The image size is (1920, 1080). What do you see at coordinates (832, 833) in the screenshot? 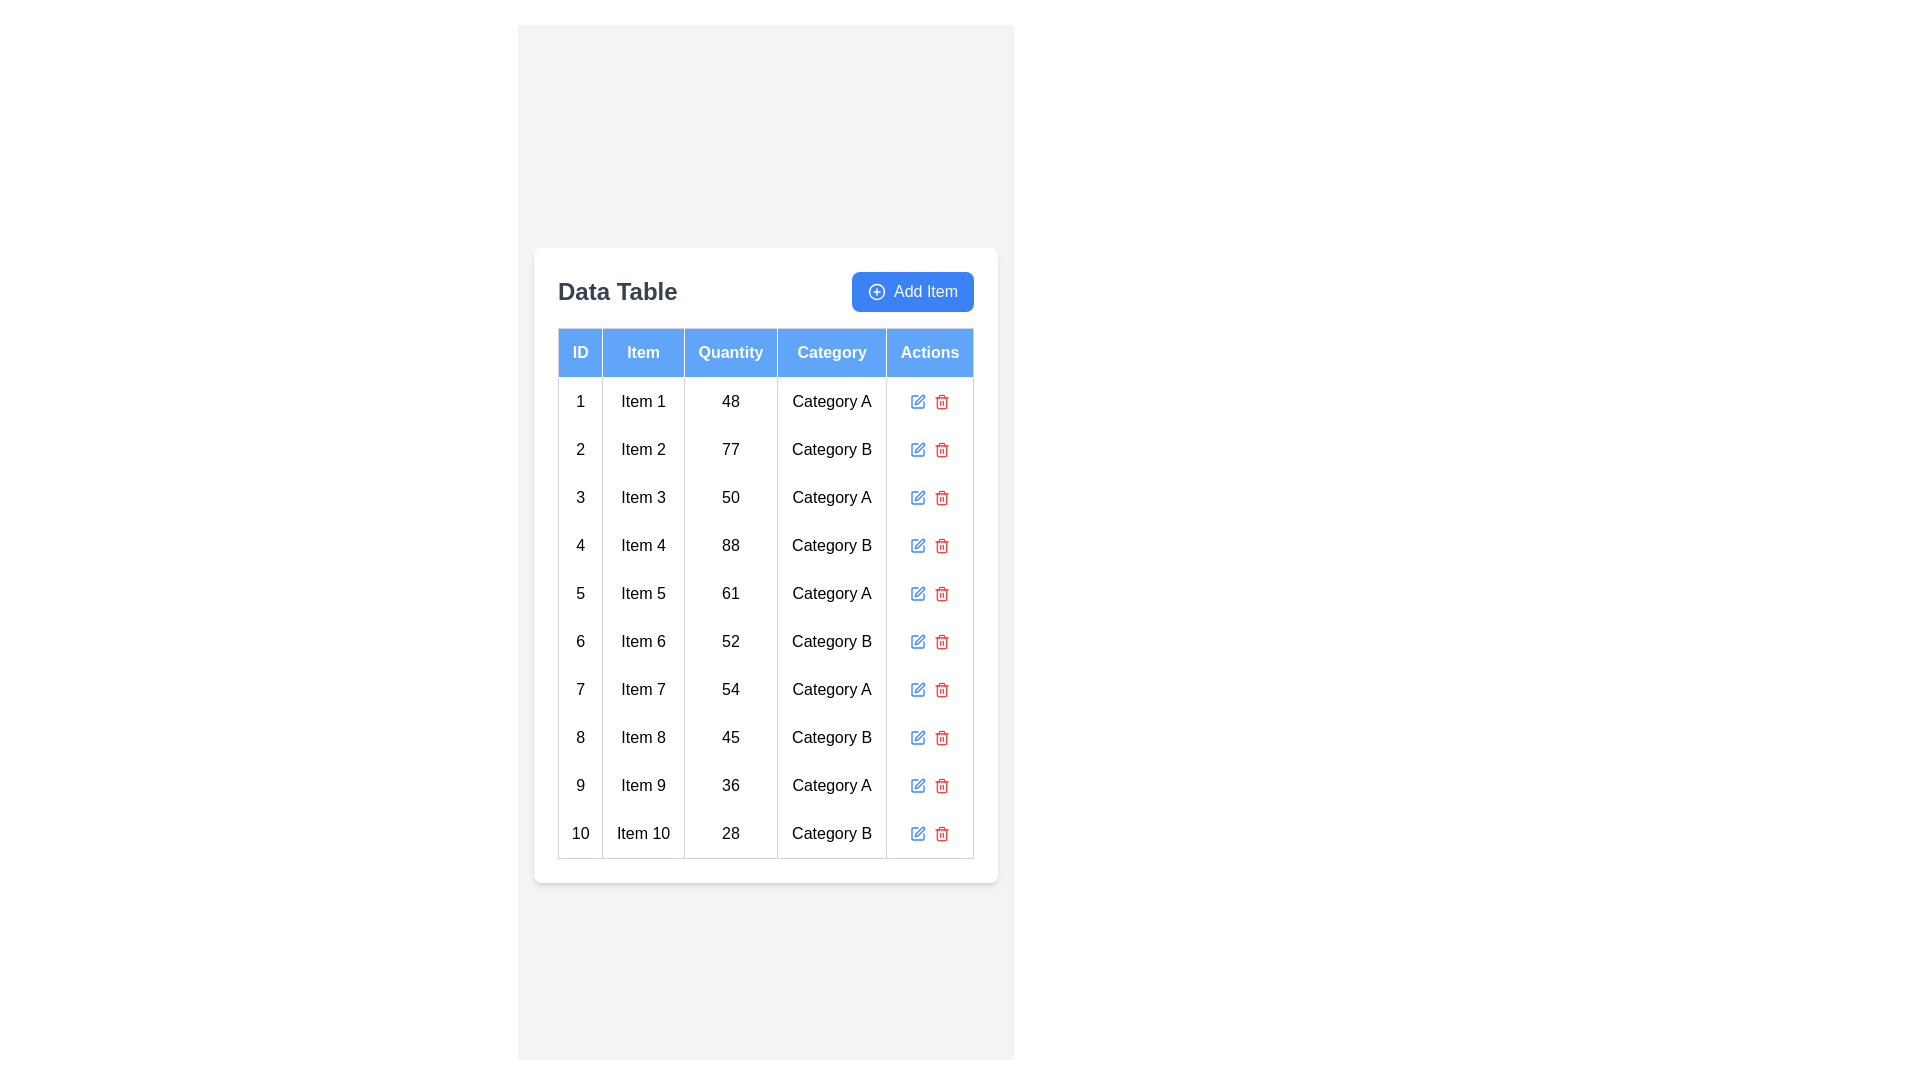
I see `the text label displaying 'Category B' located in the last row of the table under the 'Category' column` at bounding box center [832, 833].